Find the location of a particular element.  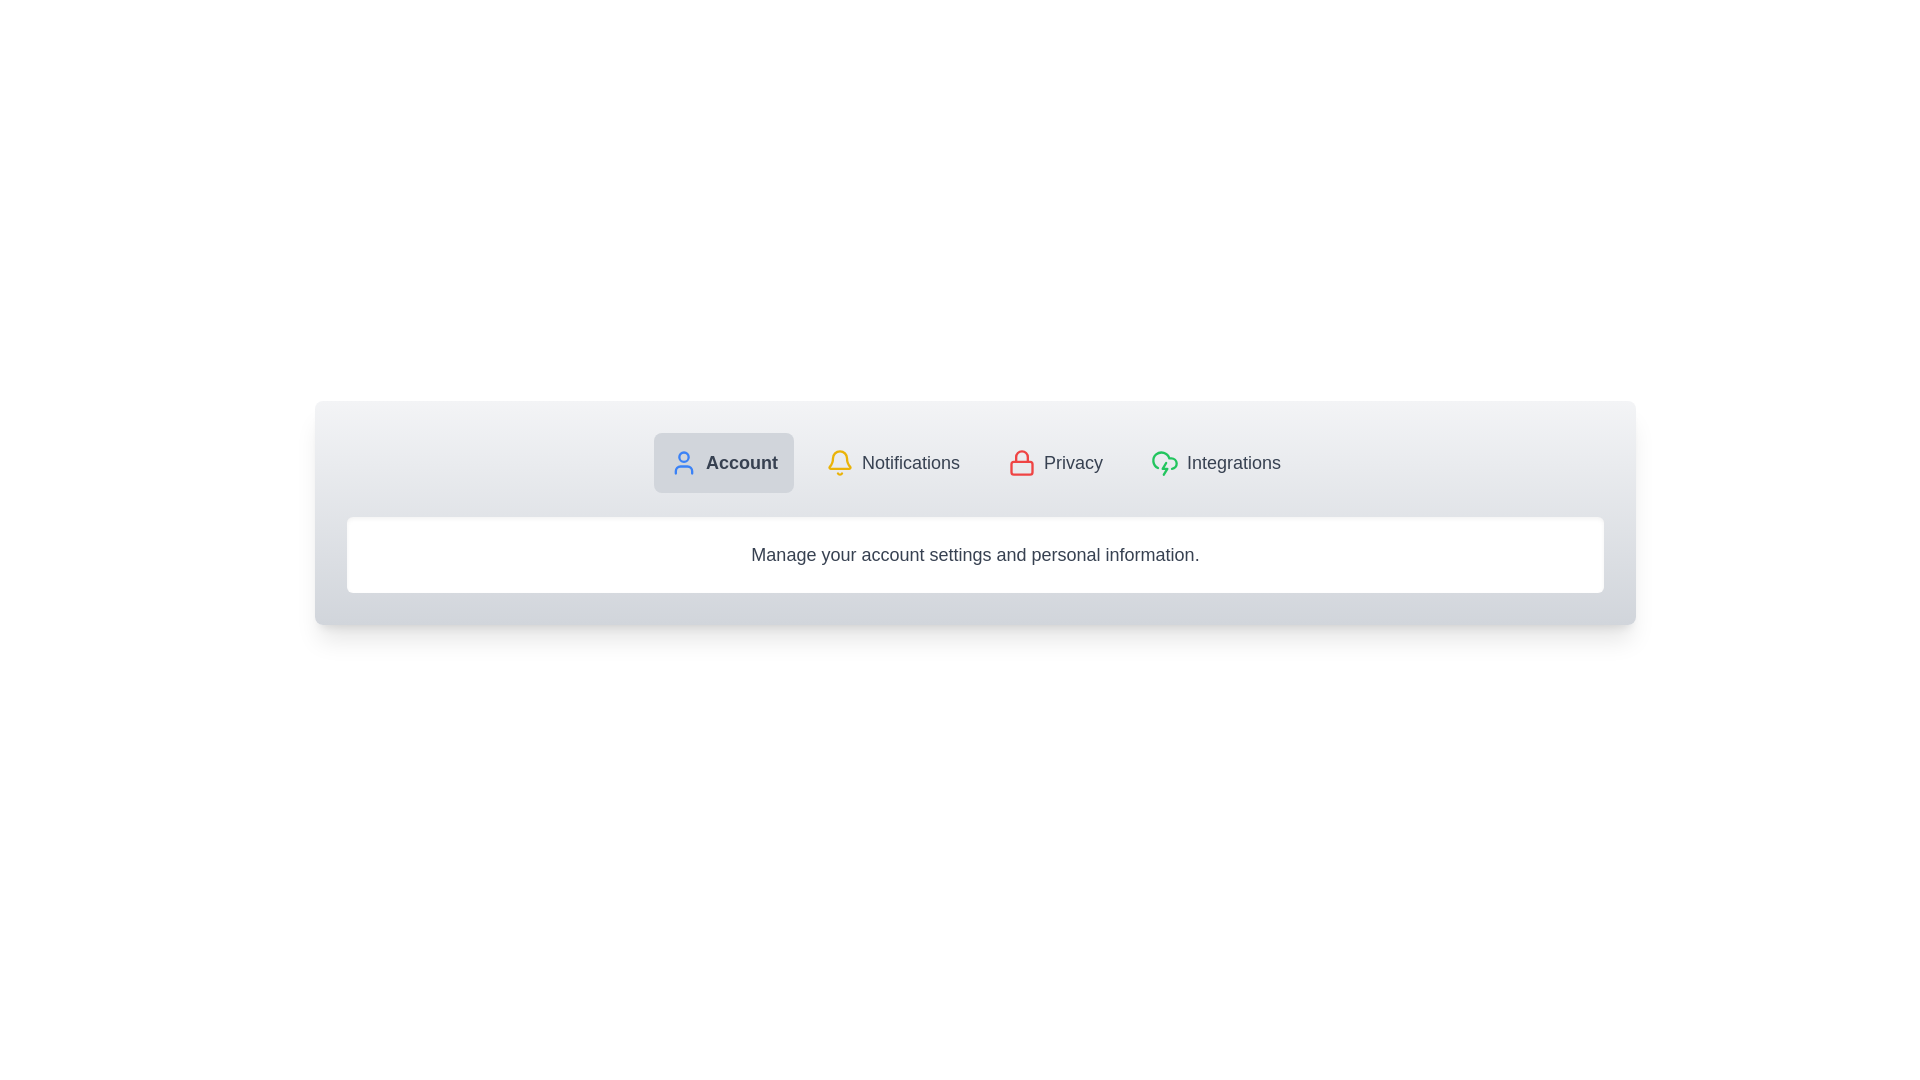

the notifications button, which is the second button in a horizontal array is located at coordinates (891, 462).